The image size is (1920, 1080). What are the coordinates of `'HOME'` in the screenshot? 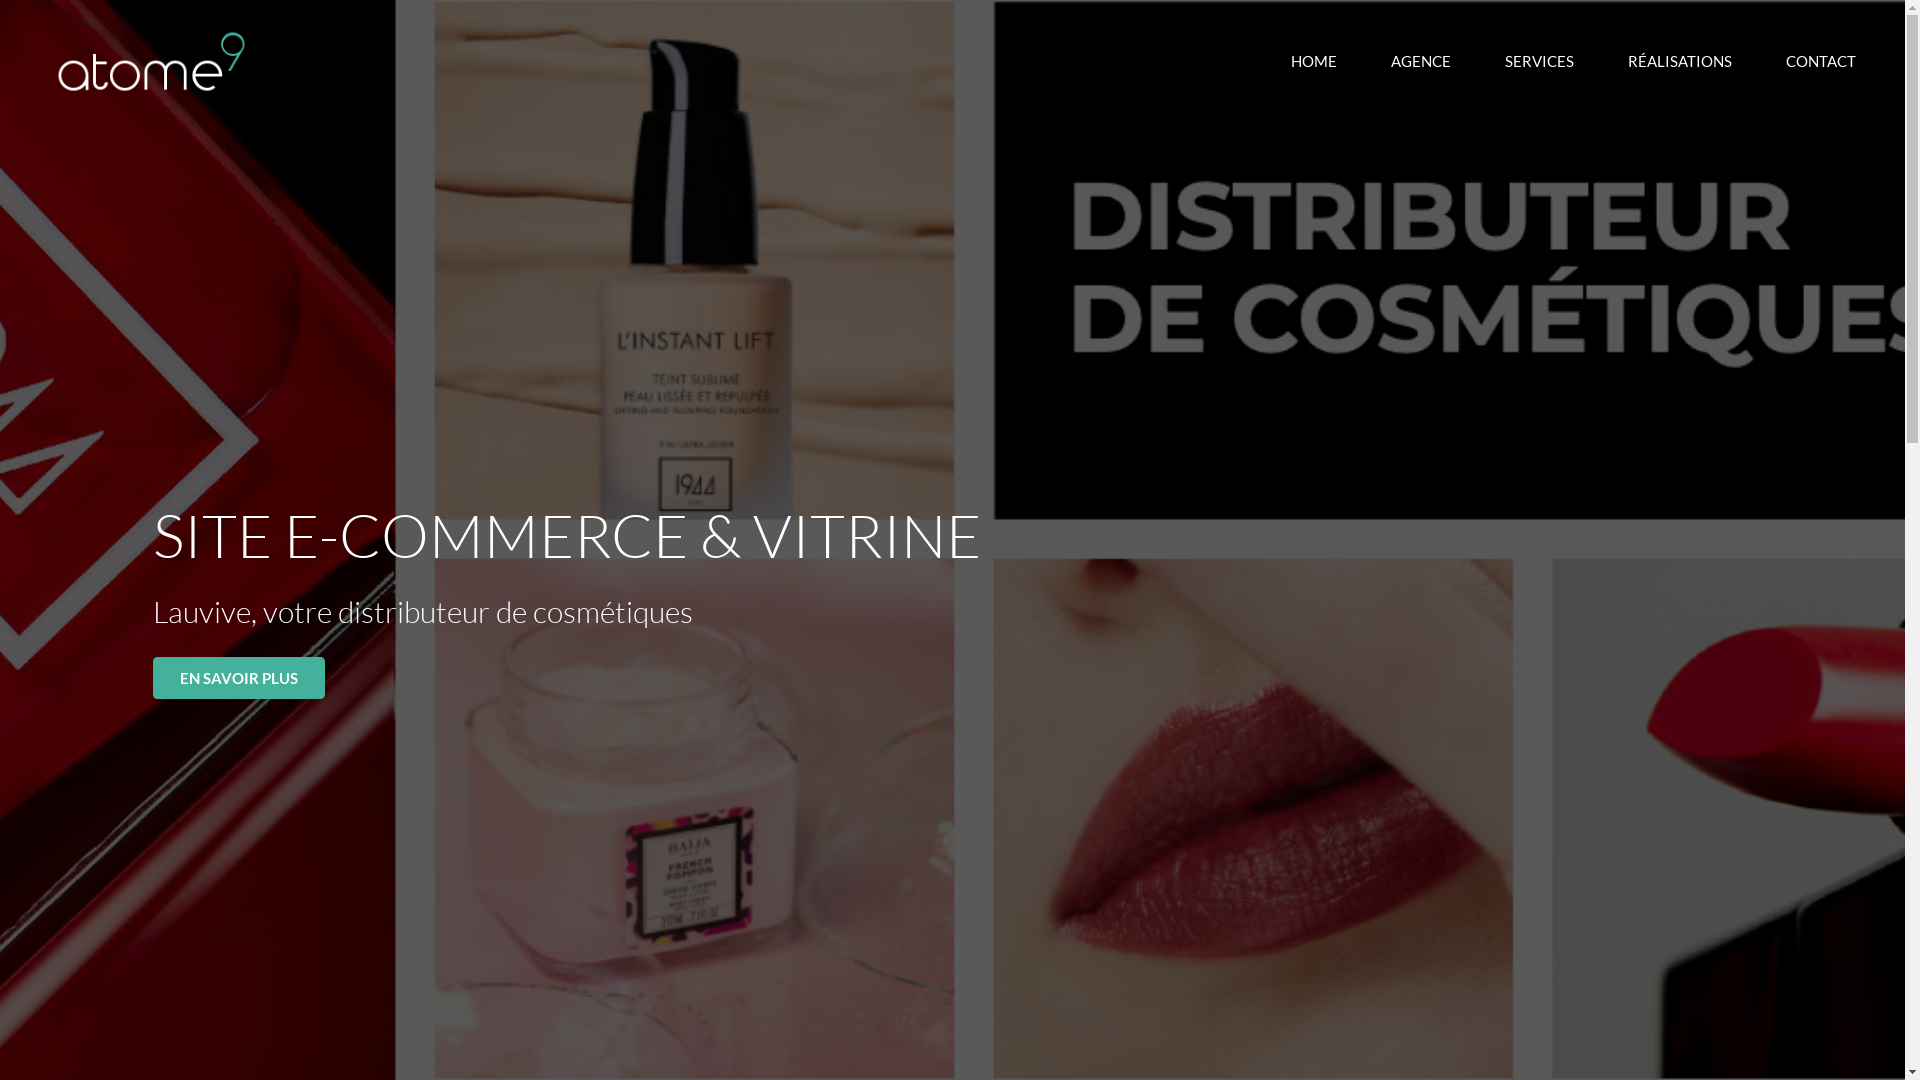 It's located at (1314, 60).